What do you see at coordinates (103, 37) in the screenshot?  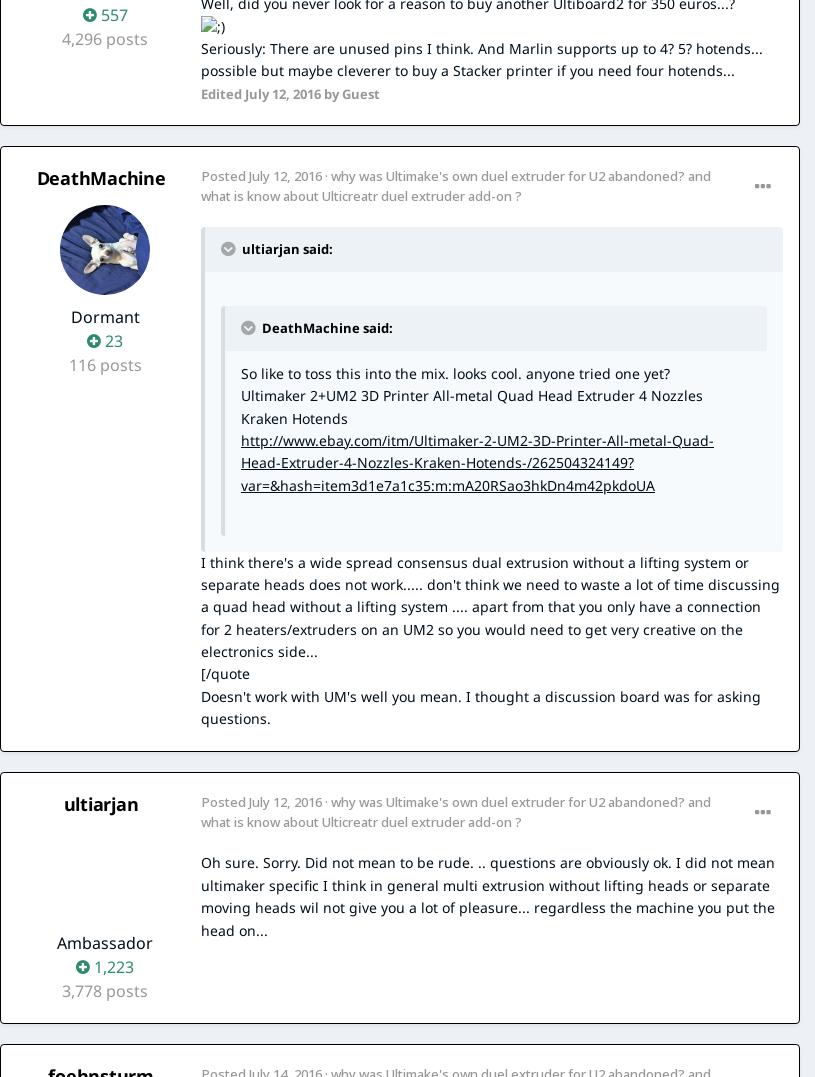 I see `'4,296 posts'` at bounding box center [103, 37].